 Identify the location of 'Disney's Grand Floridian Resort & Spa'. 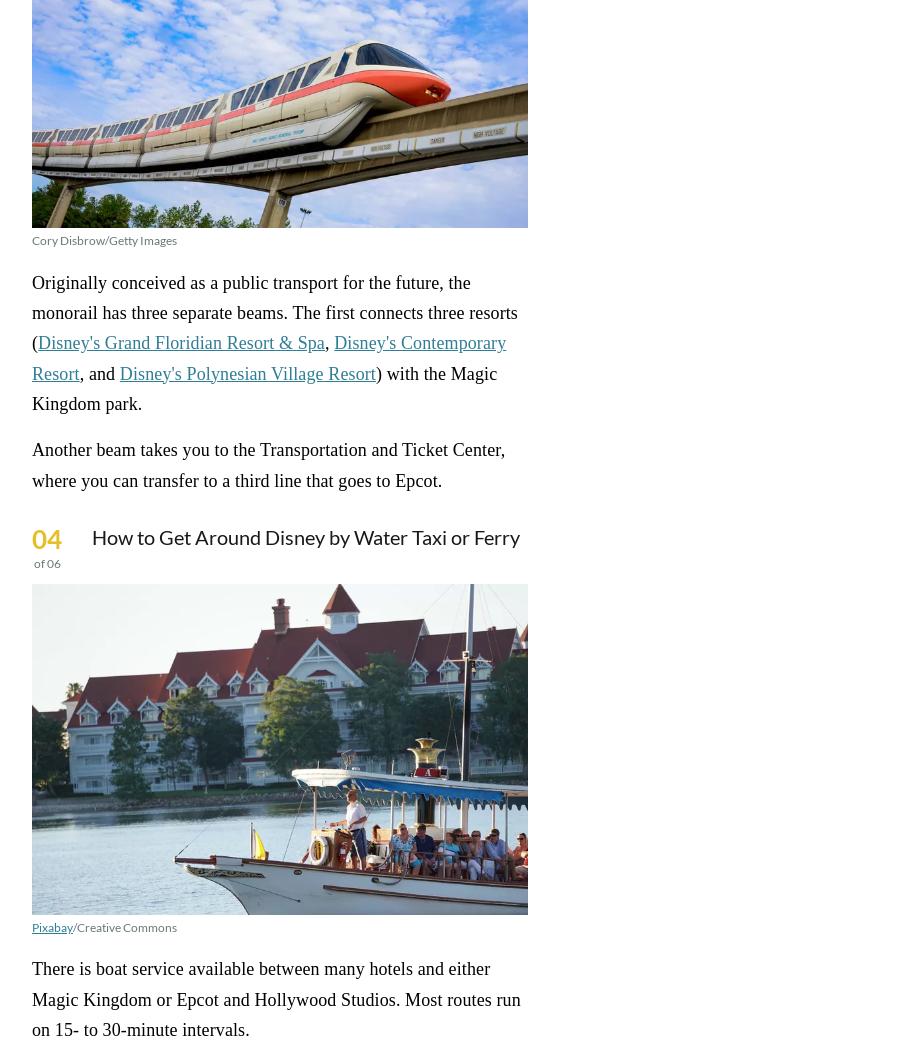
(180, 343).